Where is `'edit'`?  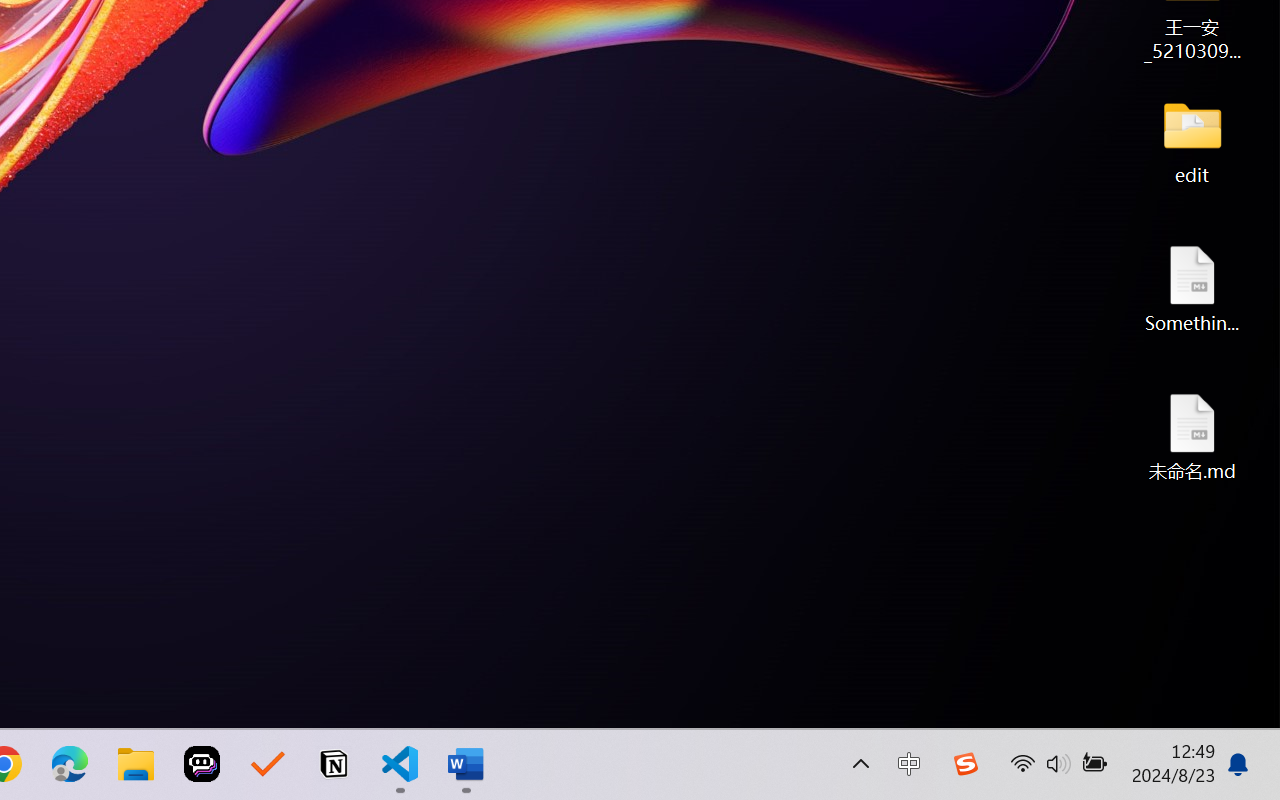 'edit' is located at coordinates (1192, 140).